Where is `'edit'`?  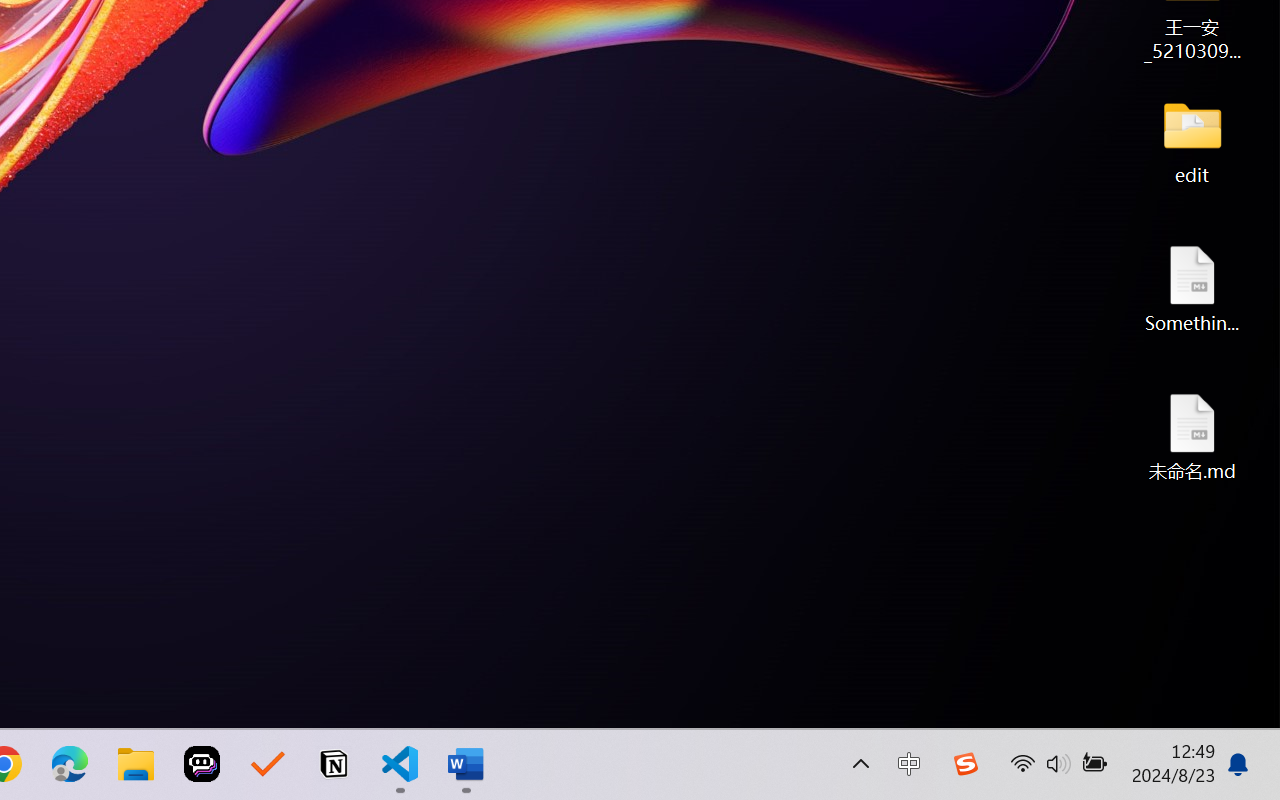 'edit' is located at coordinates (1192, 140).